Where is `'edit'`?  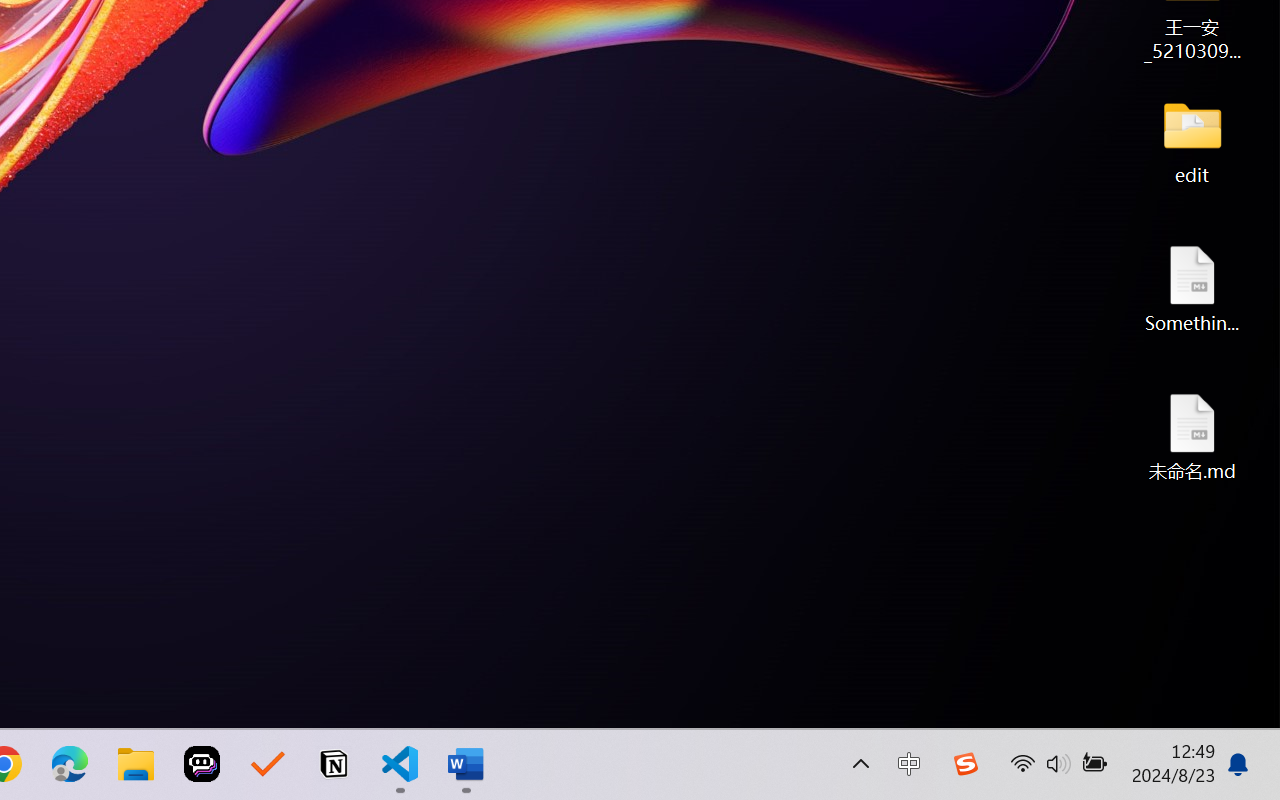 'edit' is located at coordinates (1192, 140).